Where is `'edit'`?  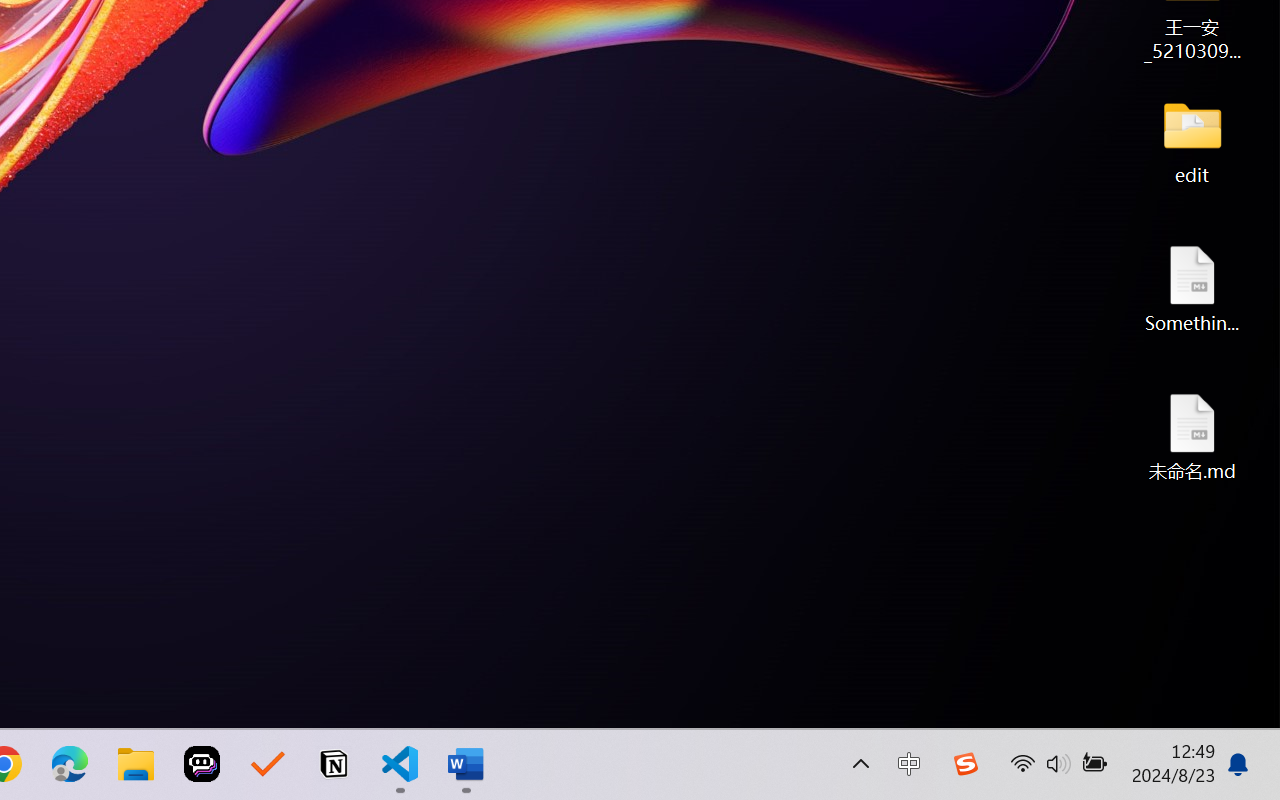 'edit' is located at coordinates (1192, 140).